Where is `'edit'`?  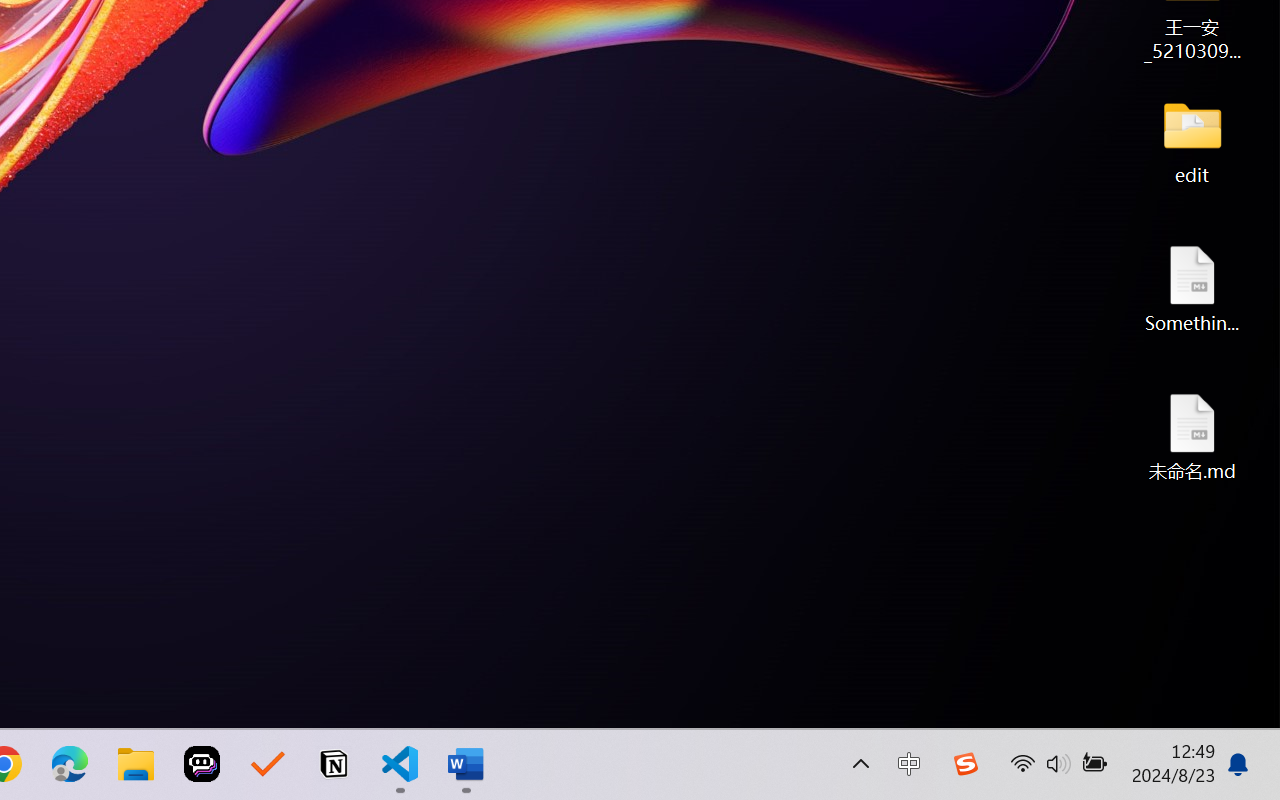 'edit' is located at coordinates (1192, 140).